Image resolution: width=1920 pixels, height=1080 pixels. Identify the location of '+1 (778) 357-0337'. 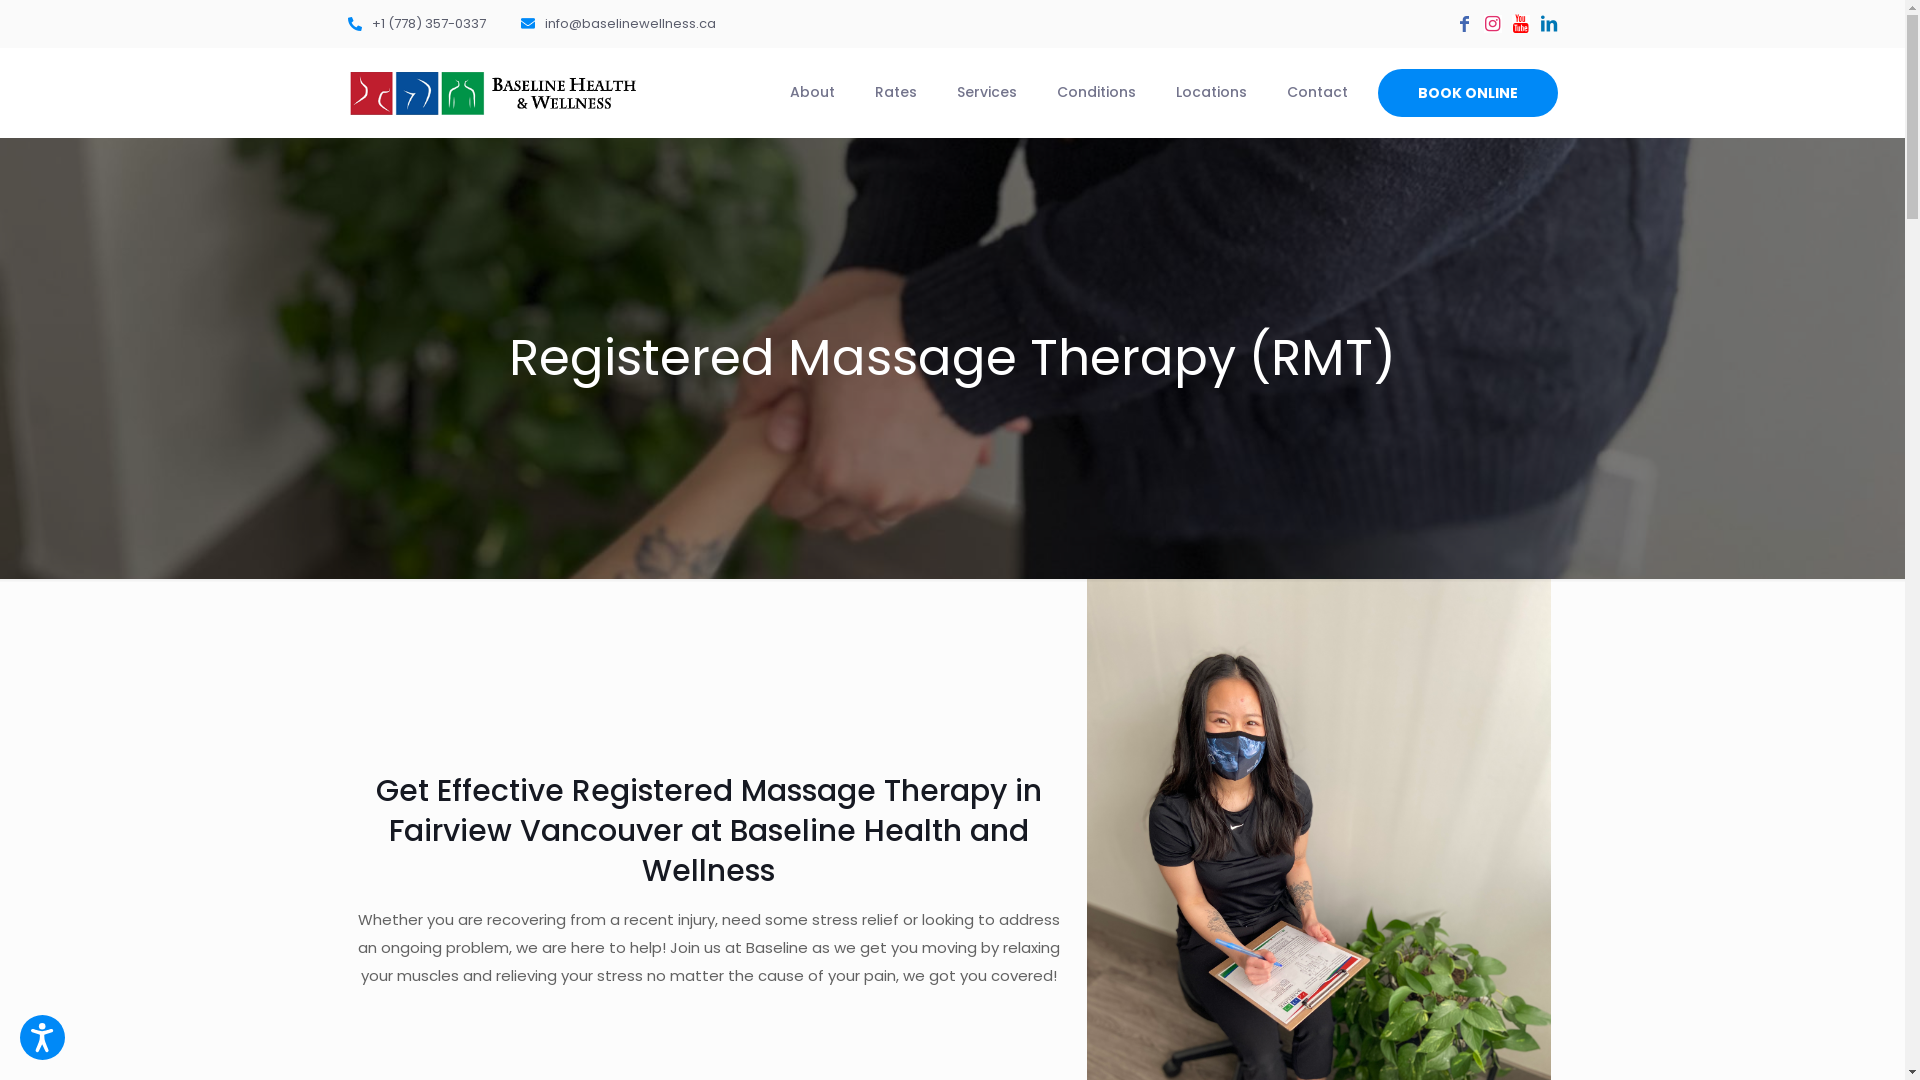
(416, 23).